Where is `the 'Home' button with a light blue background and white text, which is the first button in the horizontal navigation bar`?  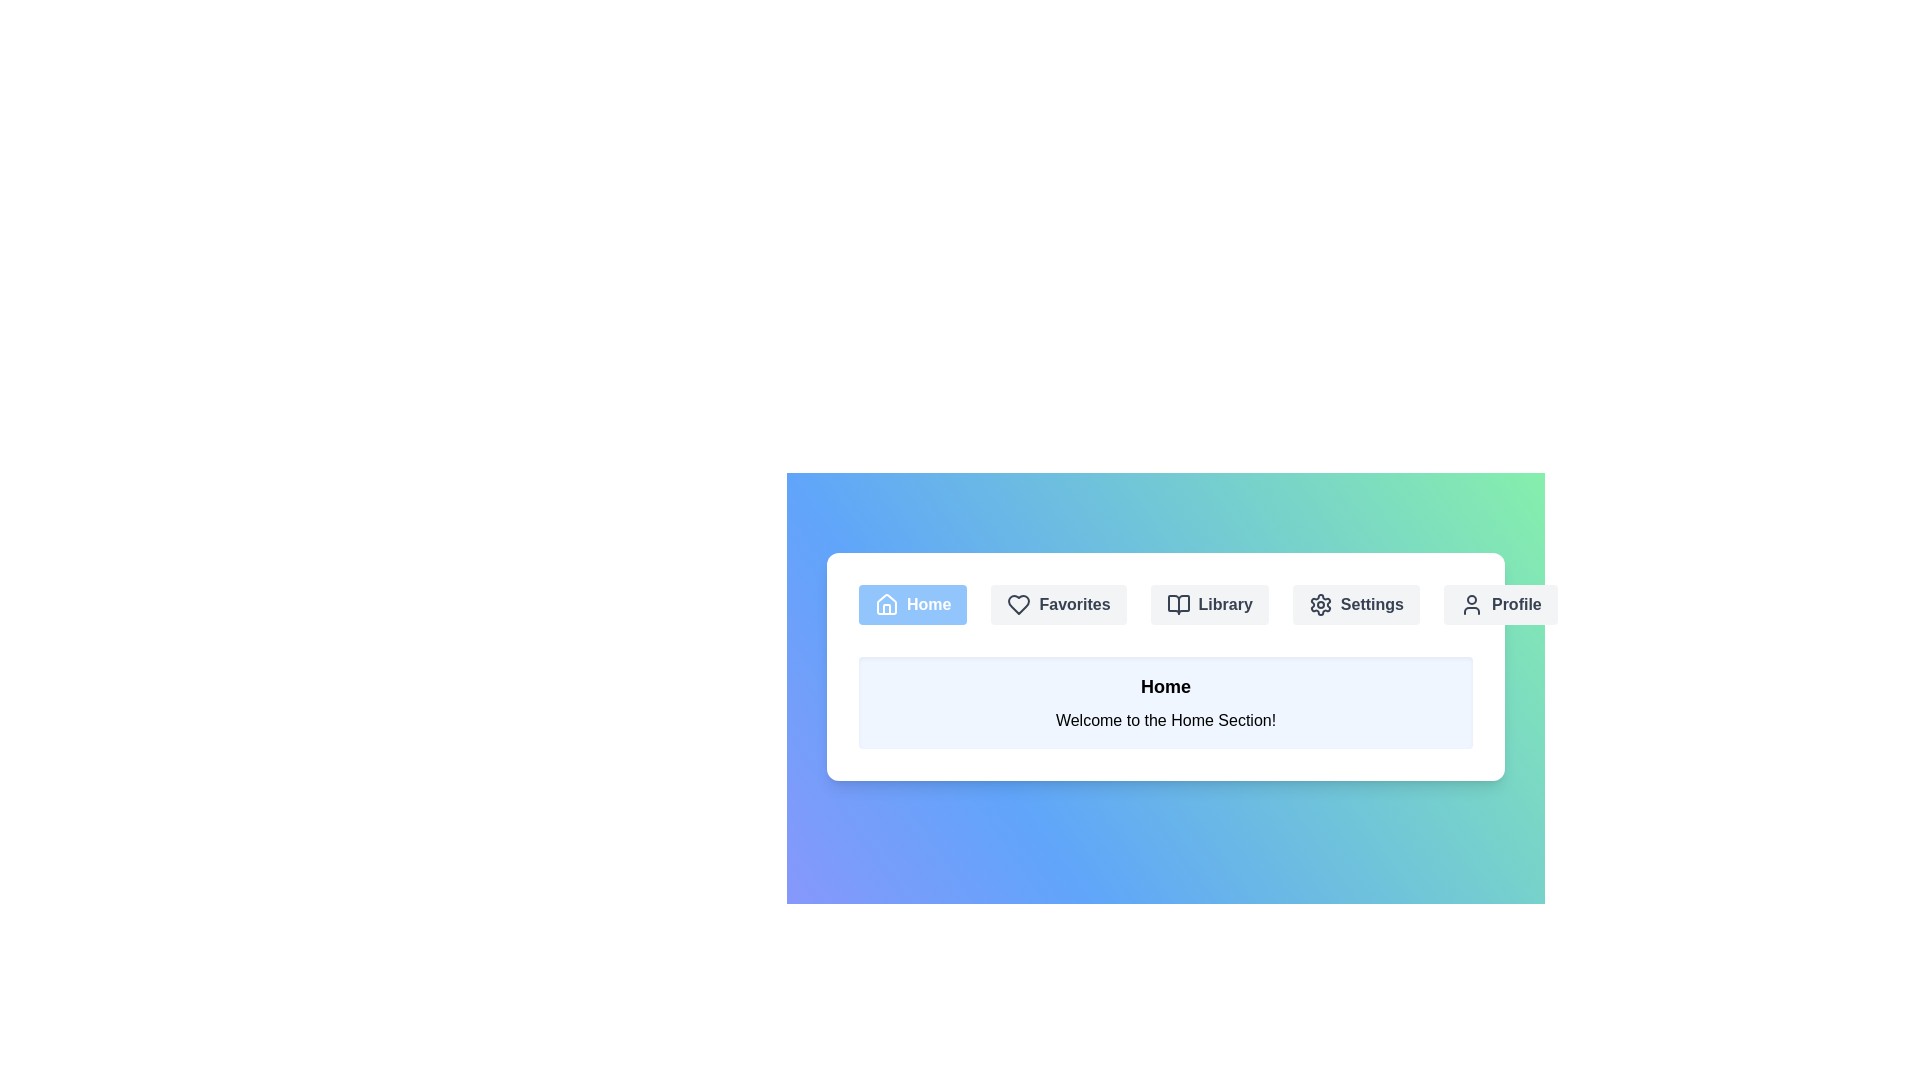
the 'Home' button with a light blue background and white text, which is the first button in the horizontal navigation bar is located at coordinates (911, 604).